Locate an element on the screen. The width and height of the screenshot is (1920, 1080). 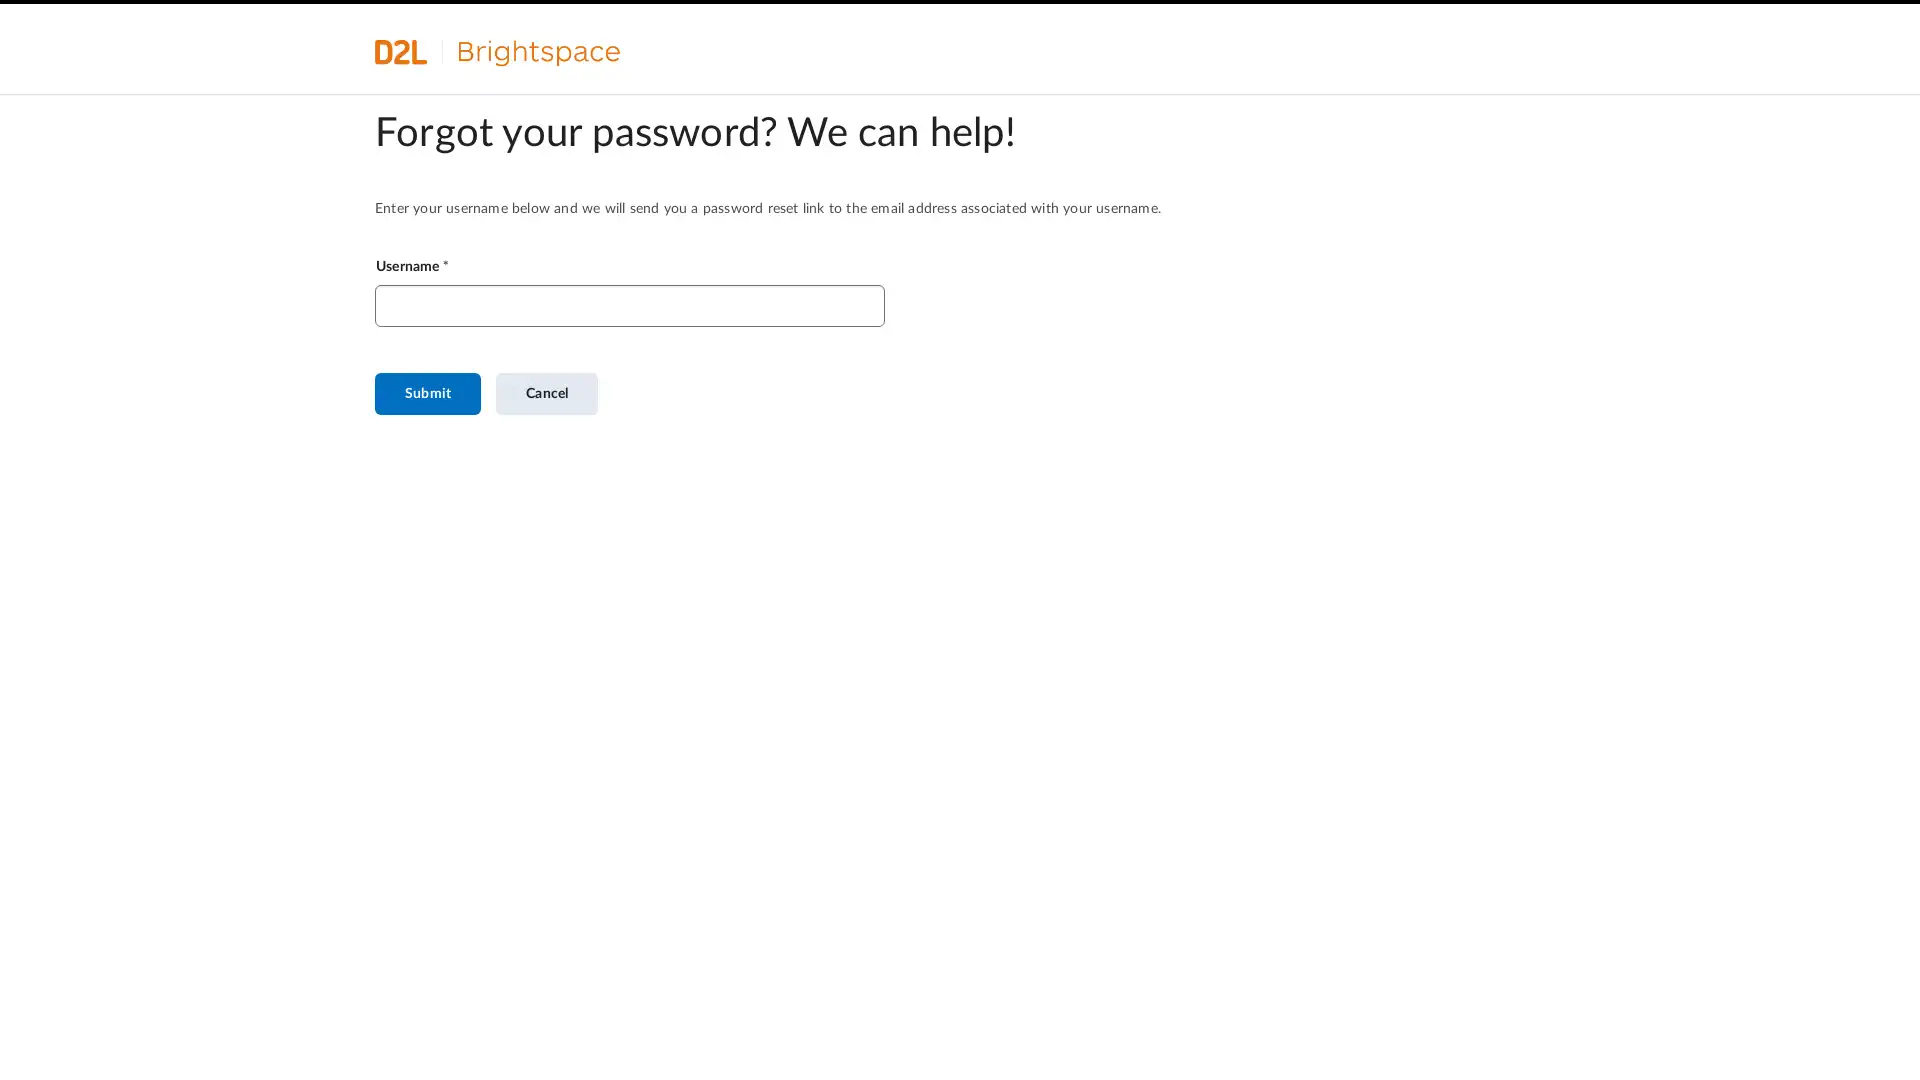
Submit is located at coordinates (426, 393).